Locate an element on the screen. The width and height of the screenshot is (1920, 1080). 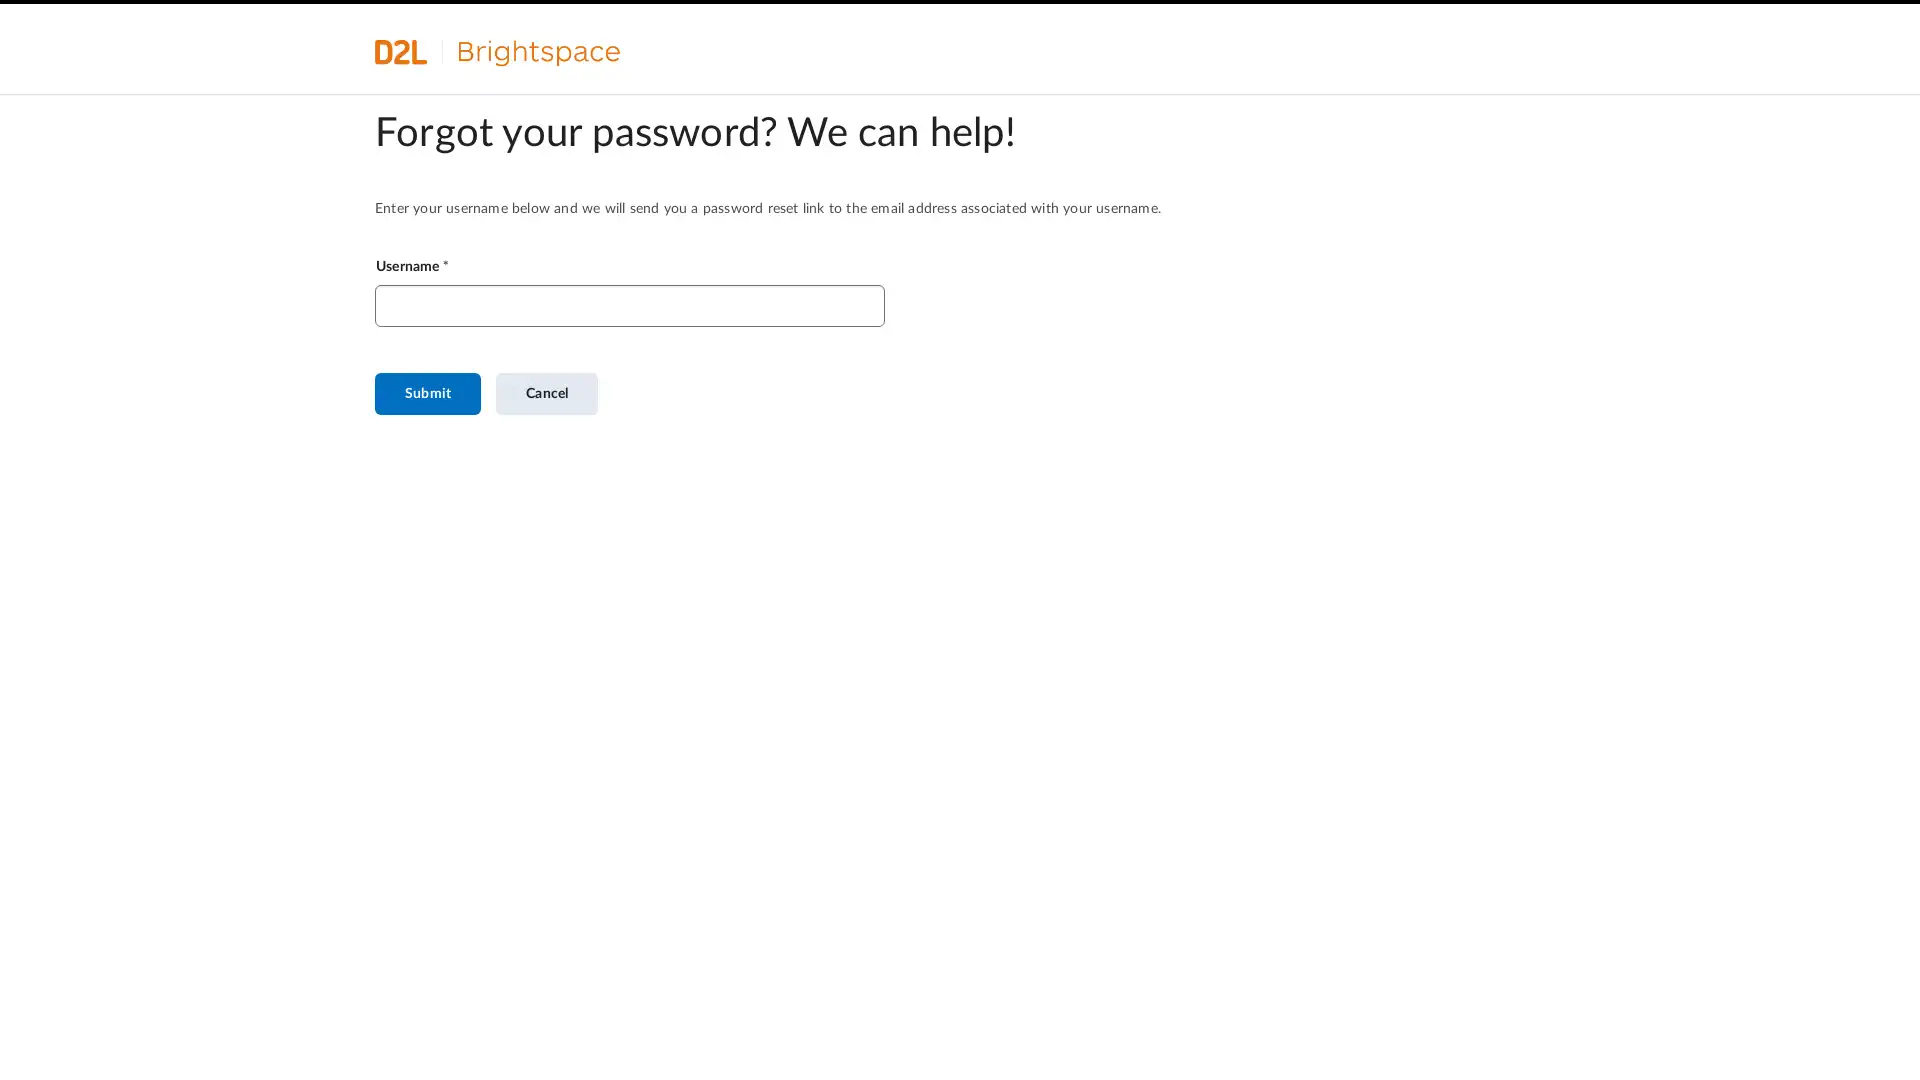
Submit is located at coordinates (426, 393).